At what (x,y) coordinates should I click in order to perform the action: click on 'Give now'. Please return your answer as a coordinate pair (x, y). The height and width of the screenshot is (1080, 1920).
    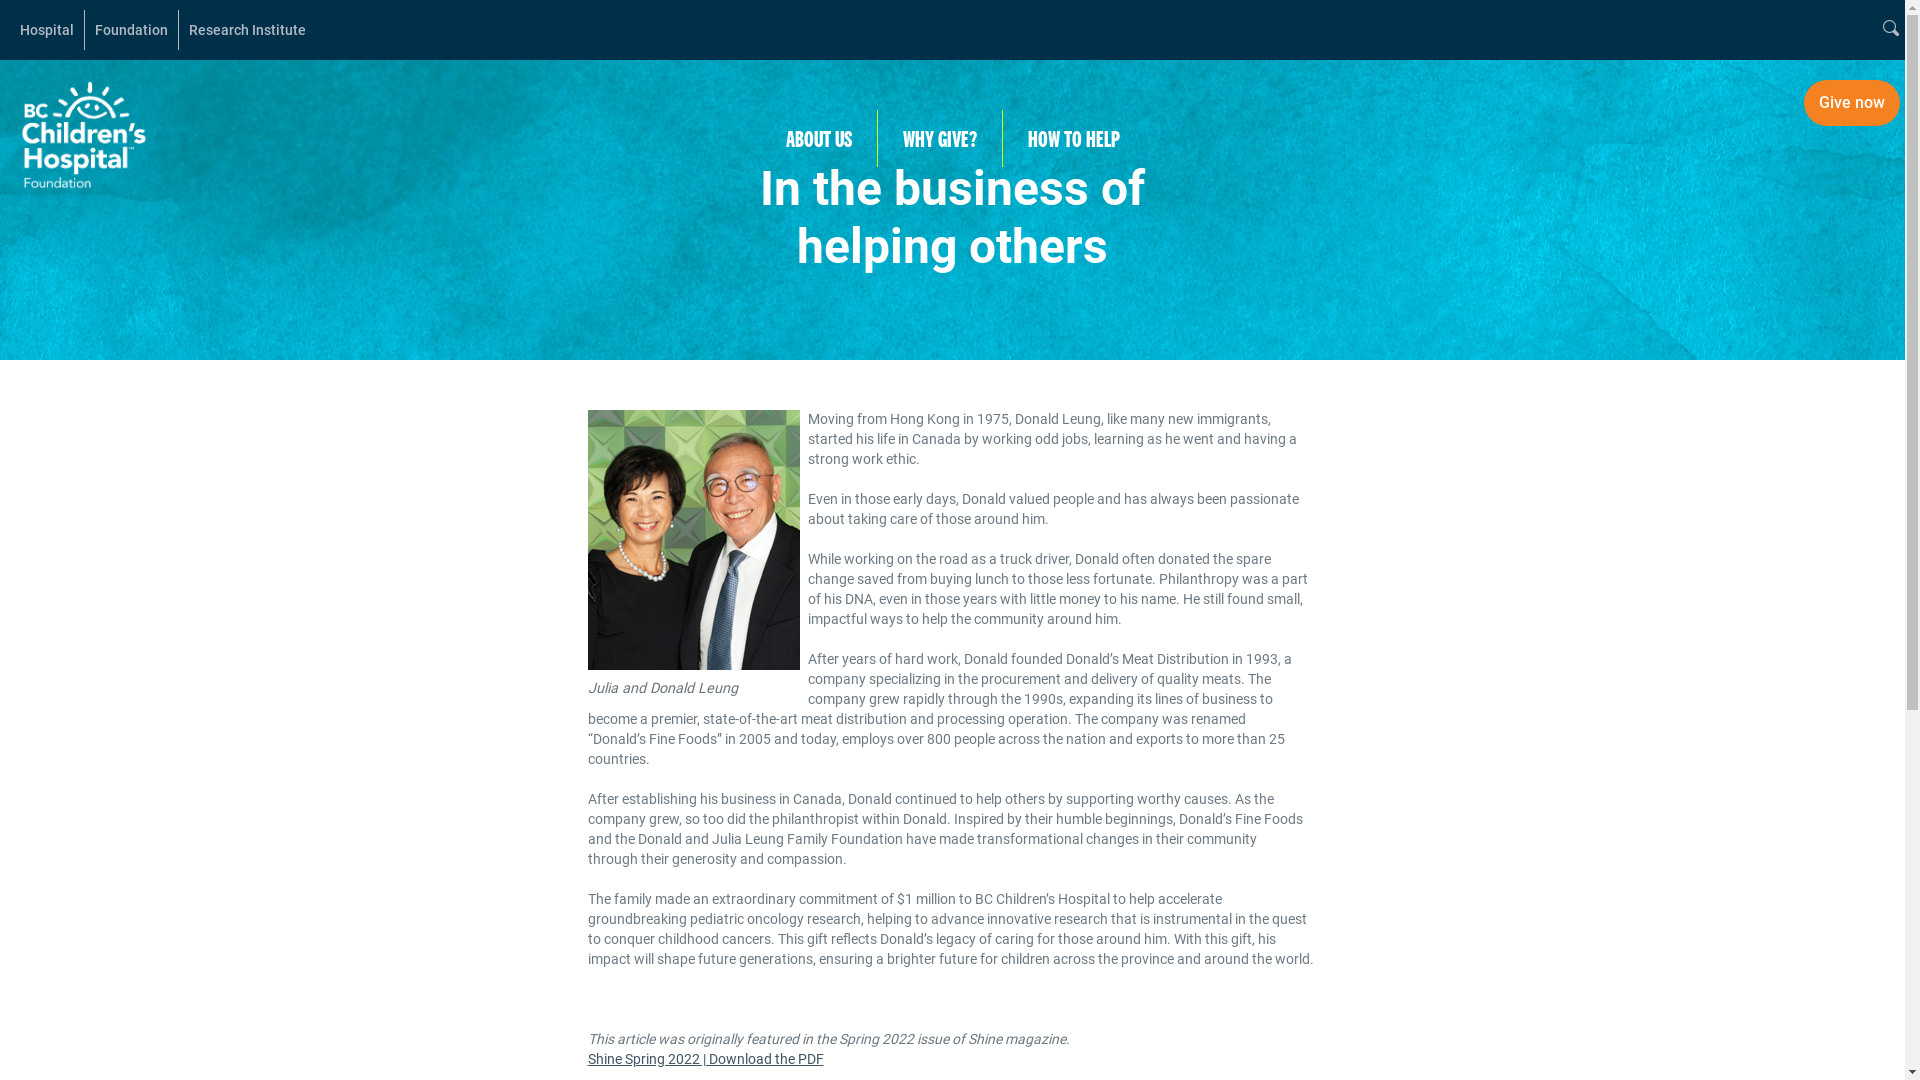
    Looking at the image, I should click on (1804, 103).